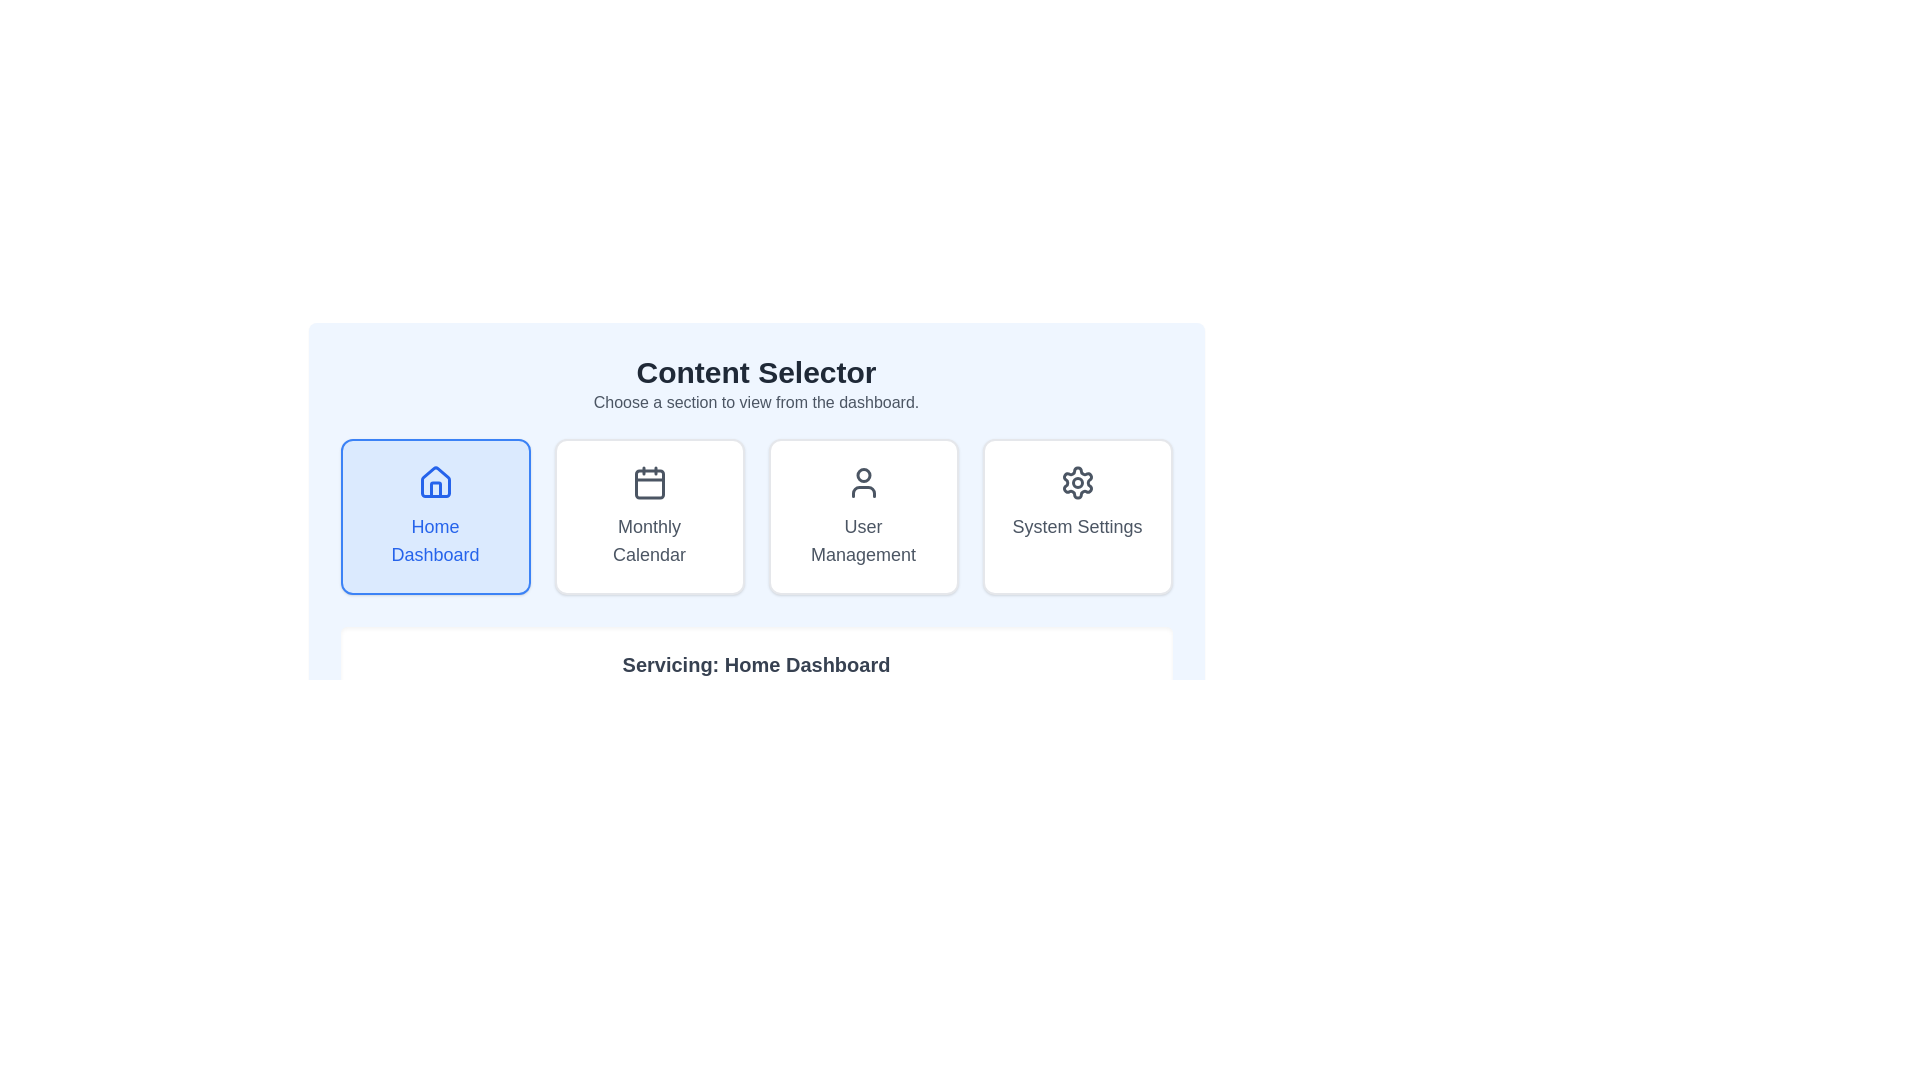  Describe the element at coordinates (863, 540) in the screenshot. I see `text label indicating the purpose of the 'User Management' card, which is centrally located below the icon within the card` at that location.